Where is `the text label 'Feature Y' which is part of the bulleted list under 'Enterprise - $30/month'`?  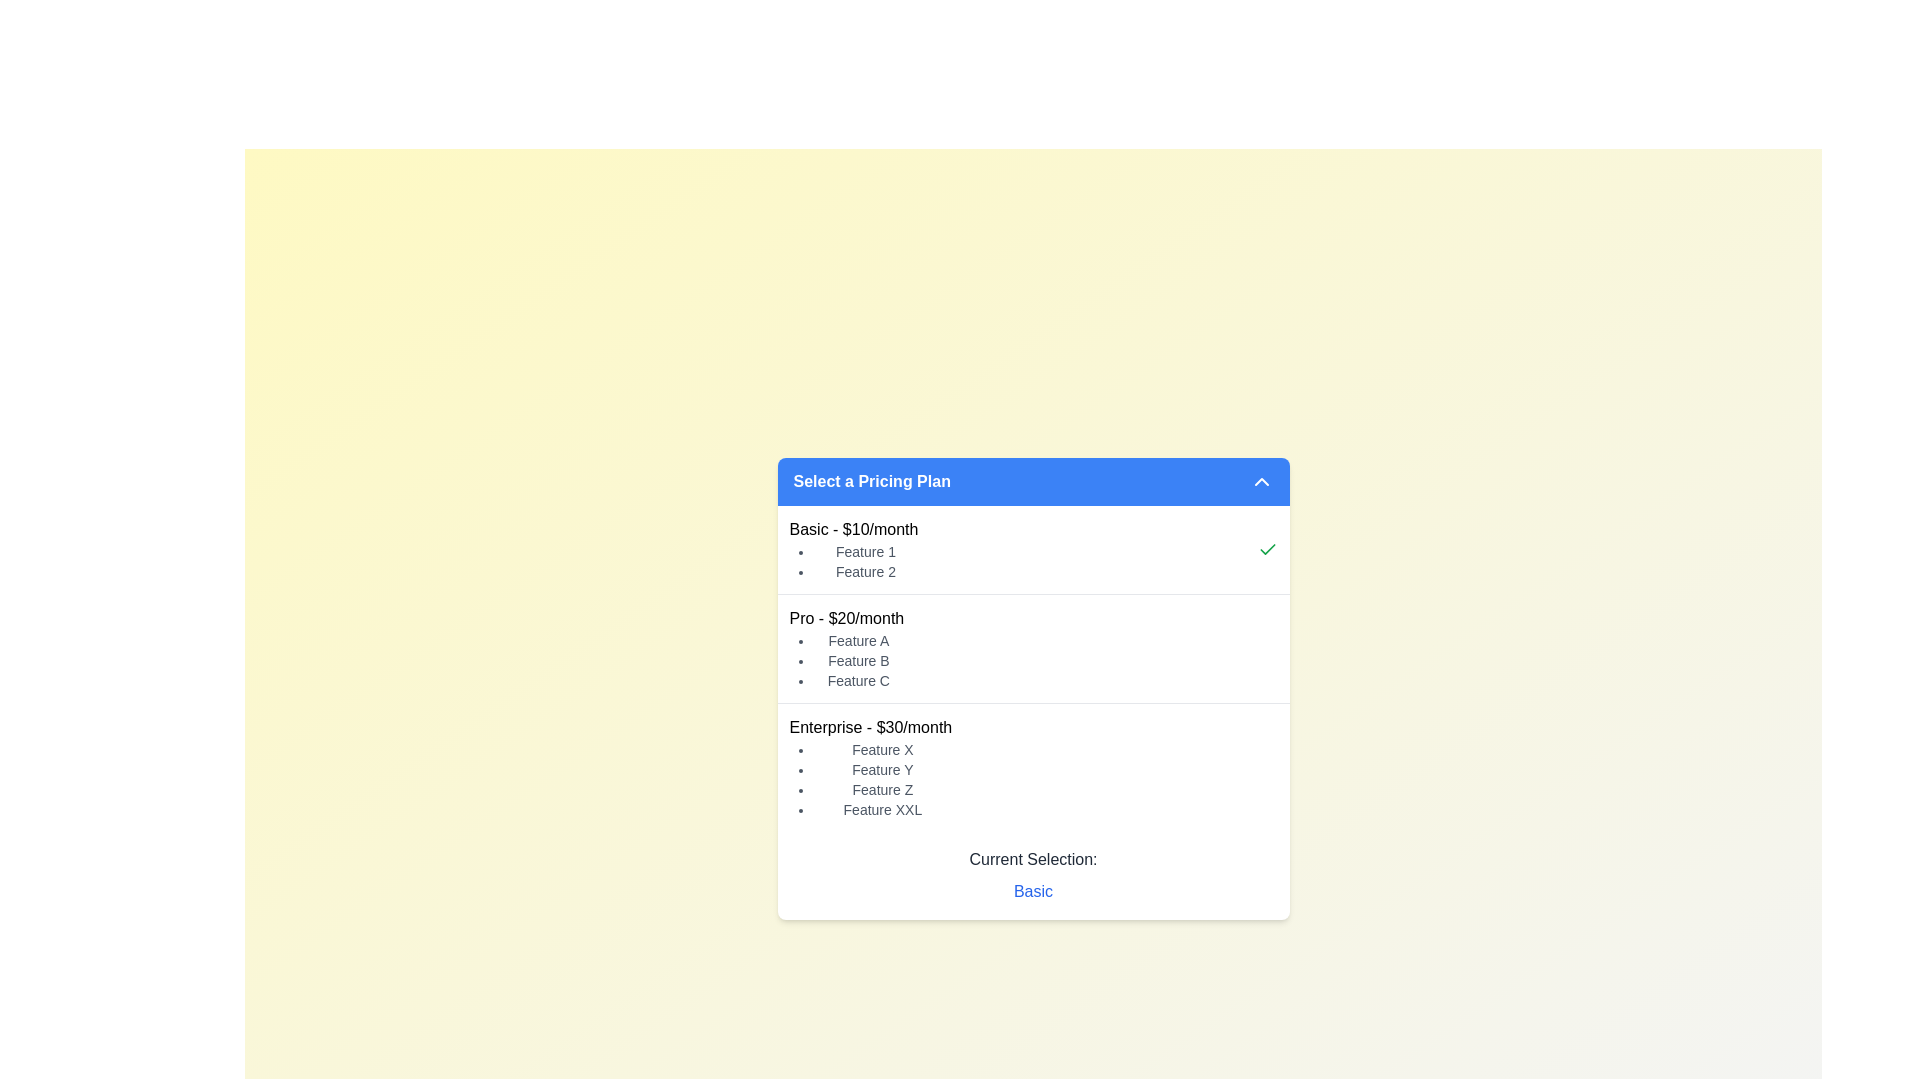 the text label 'Feature Y' which is part of the bulleted list under 'Enterprise - $30/month' is located at coordinates (881, 769).